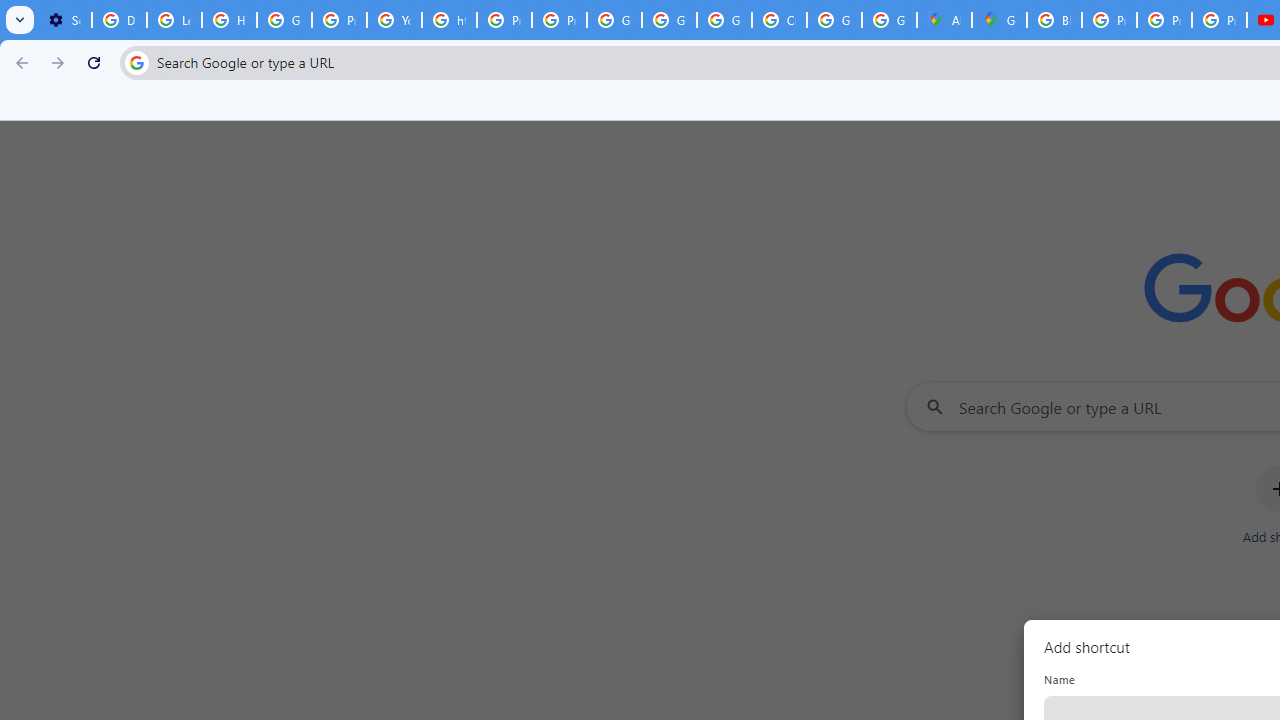 This screenshot has width=1280, height=720. Describe the element at coordinates (778, 20) in the screenshot. I see `'Create your Google Account'` at that location.